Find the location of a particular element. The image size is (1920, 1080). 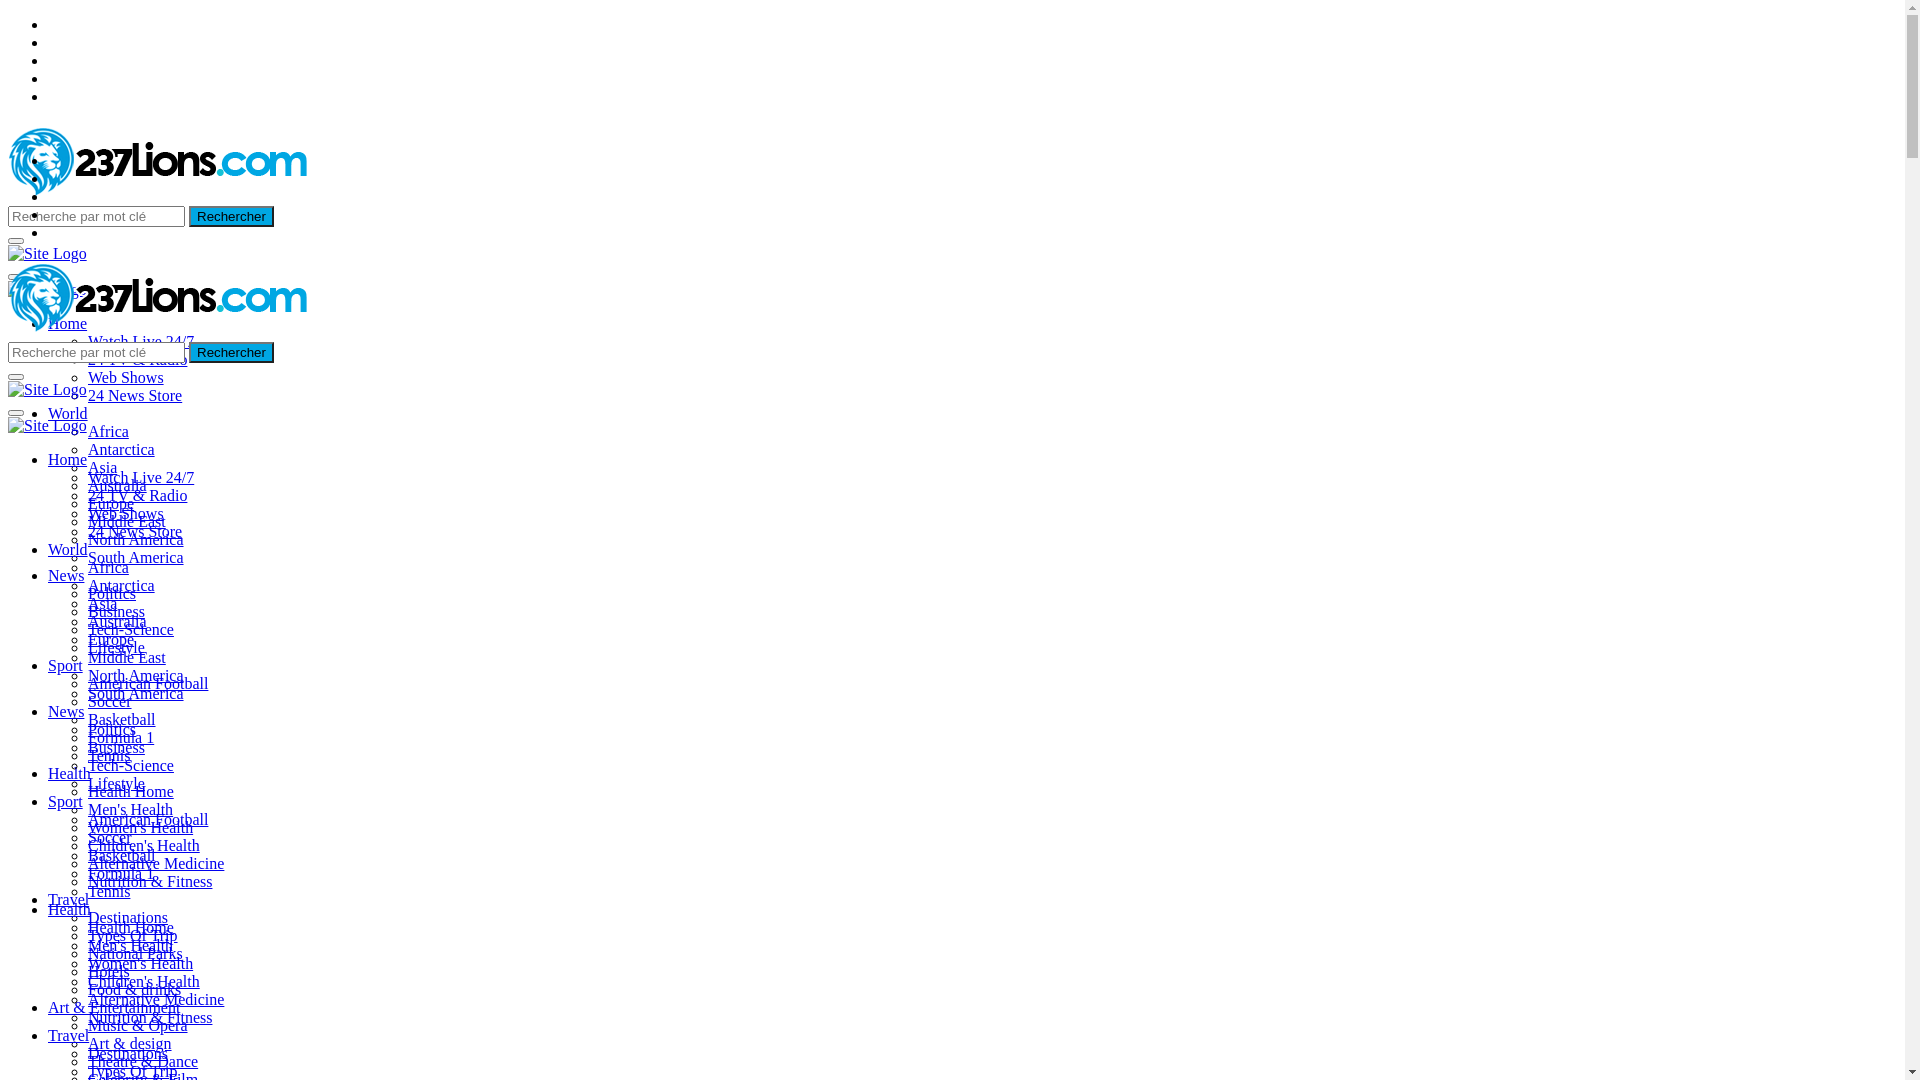

'Health Home' is located at coordinates (129, 790).